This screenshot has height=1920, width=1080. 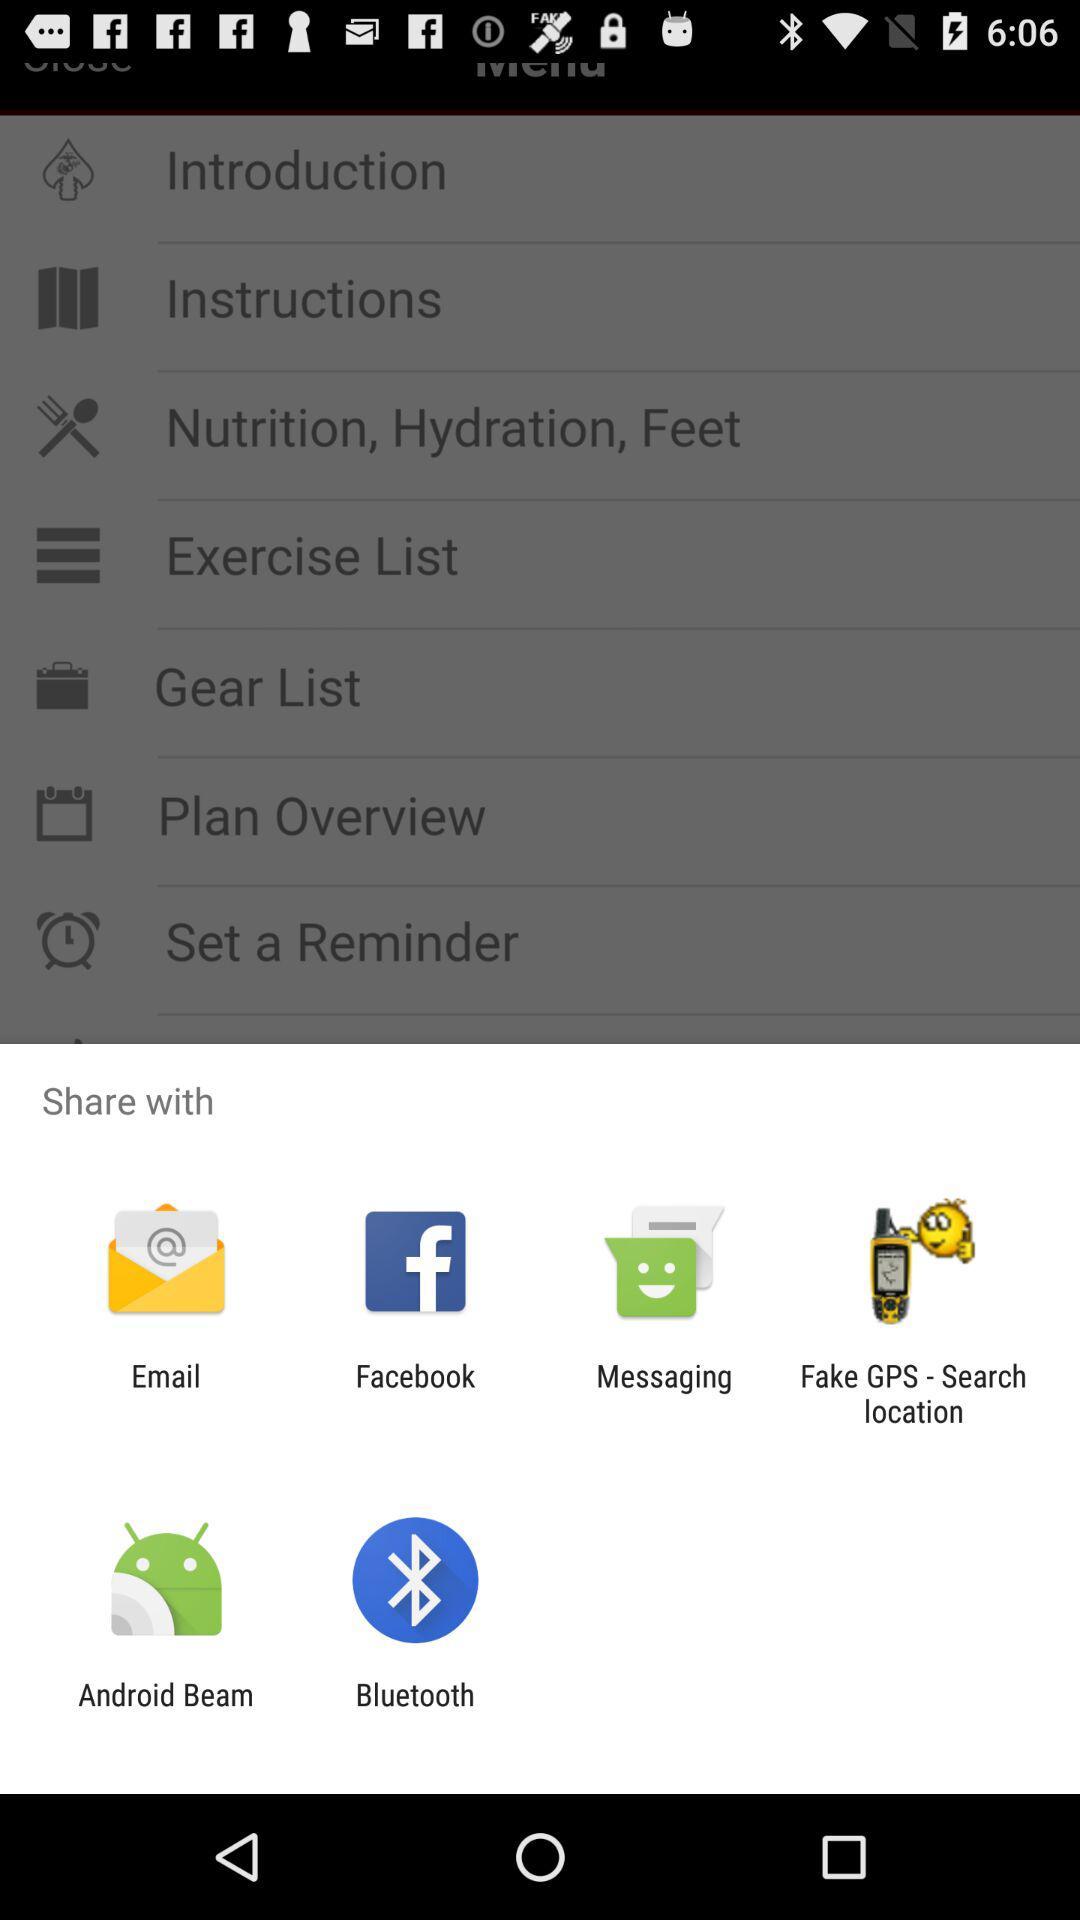 I want to click on the android beam icon, so click(x=165, y=1711).